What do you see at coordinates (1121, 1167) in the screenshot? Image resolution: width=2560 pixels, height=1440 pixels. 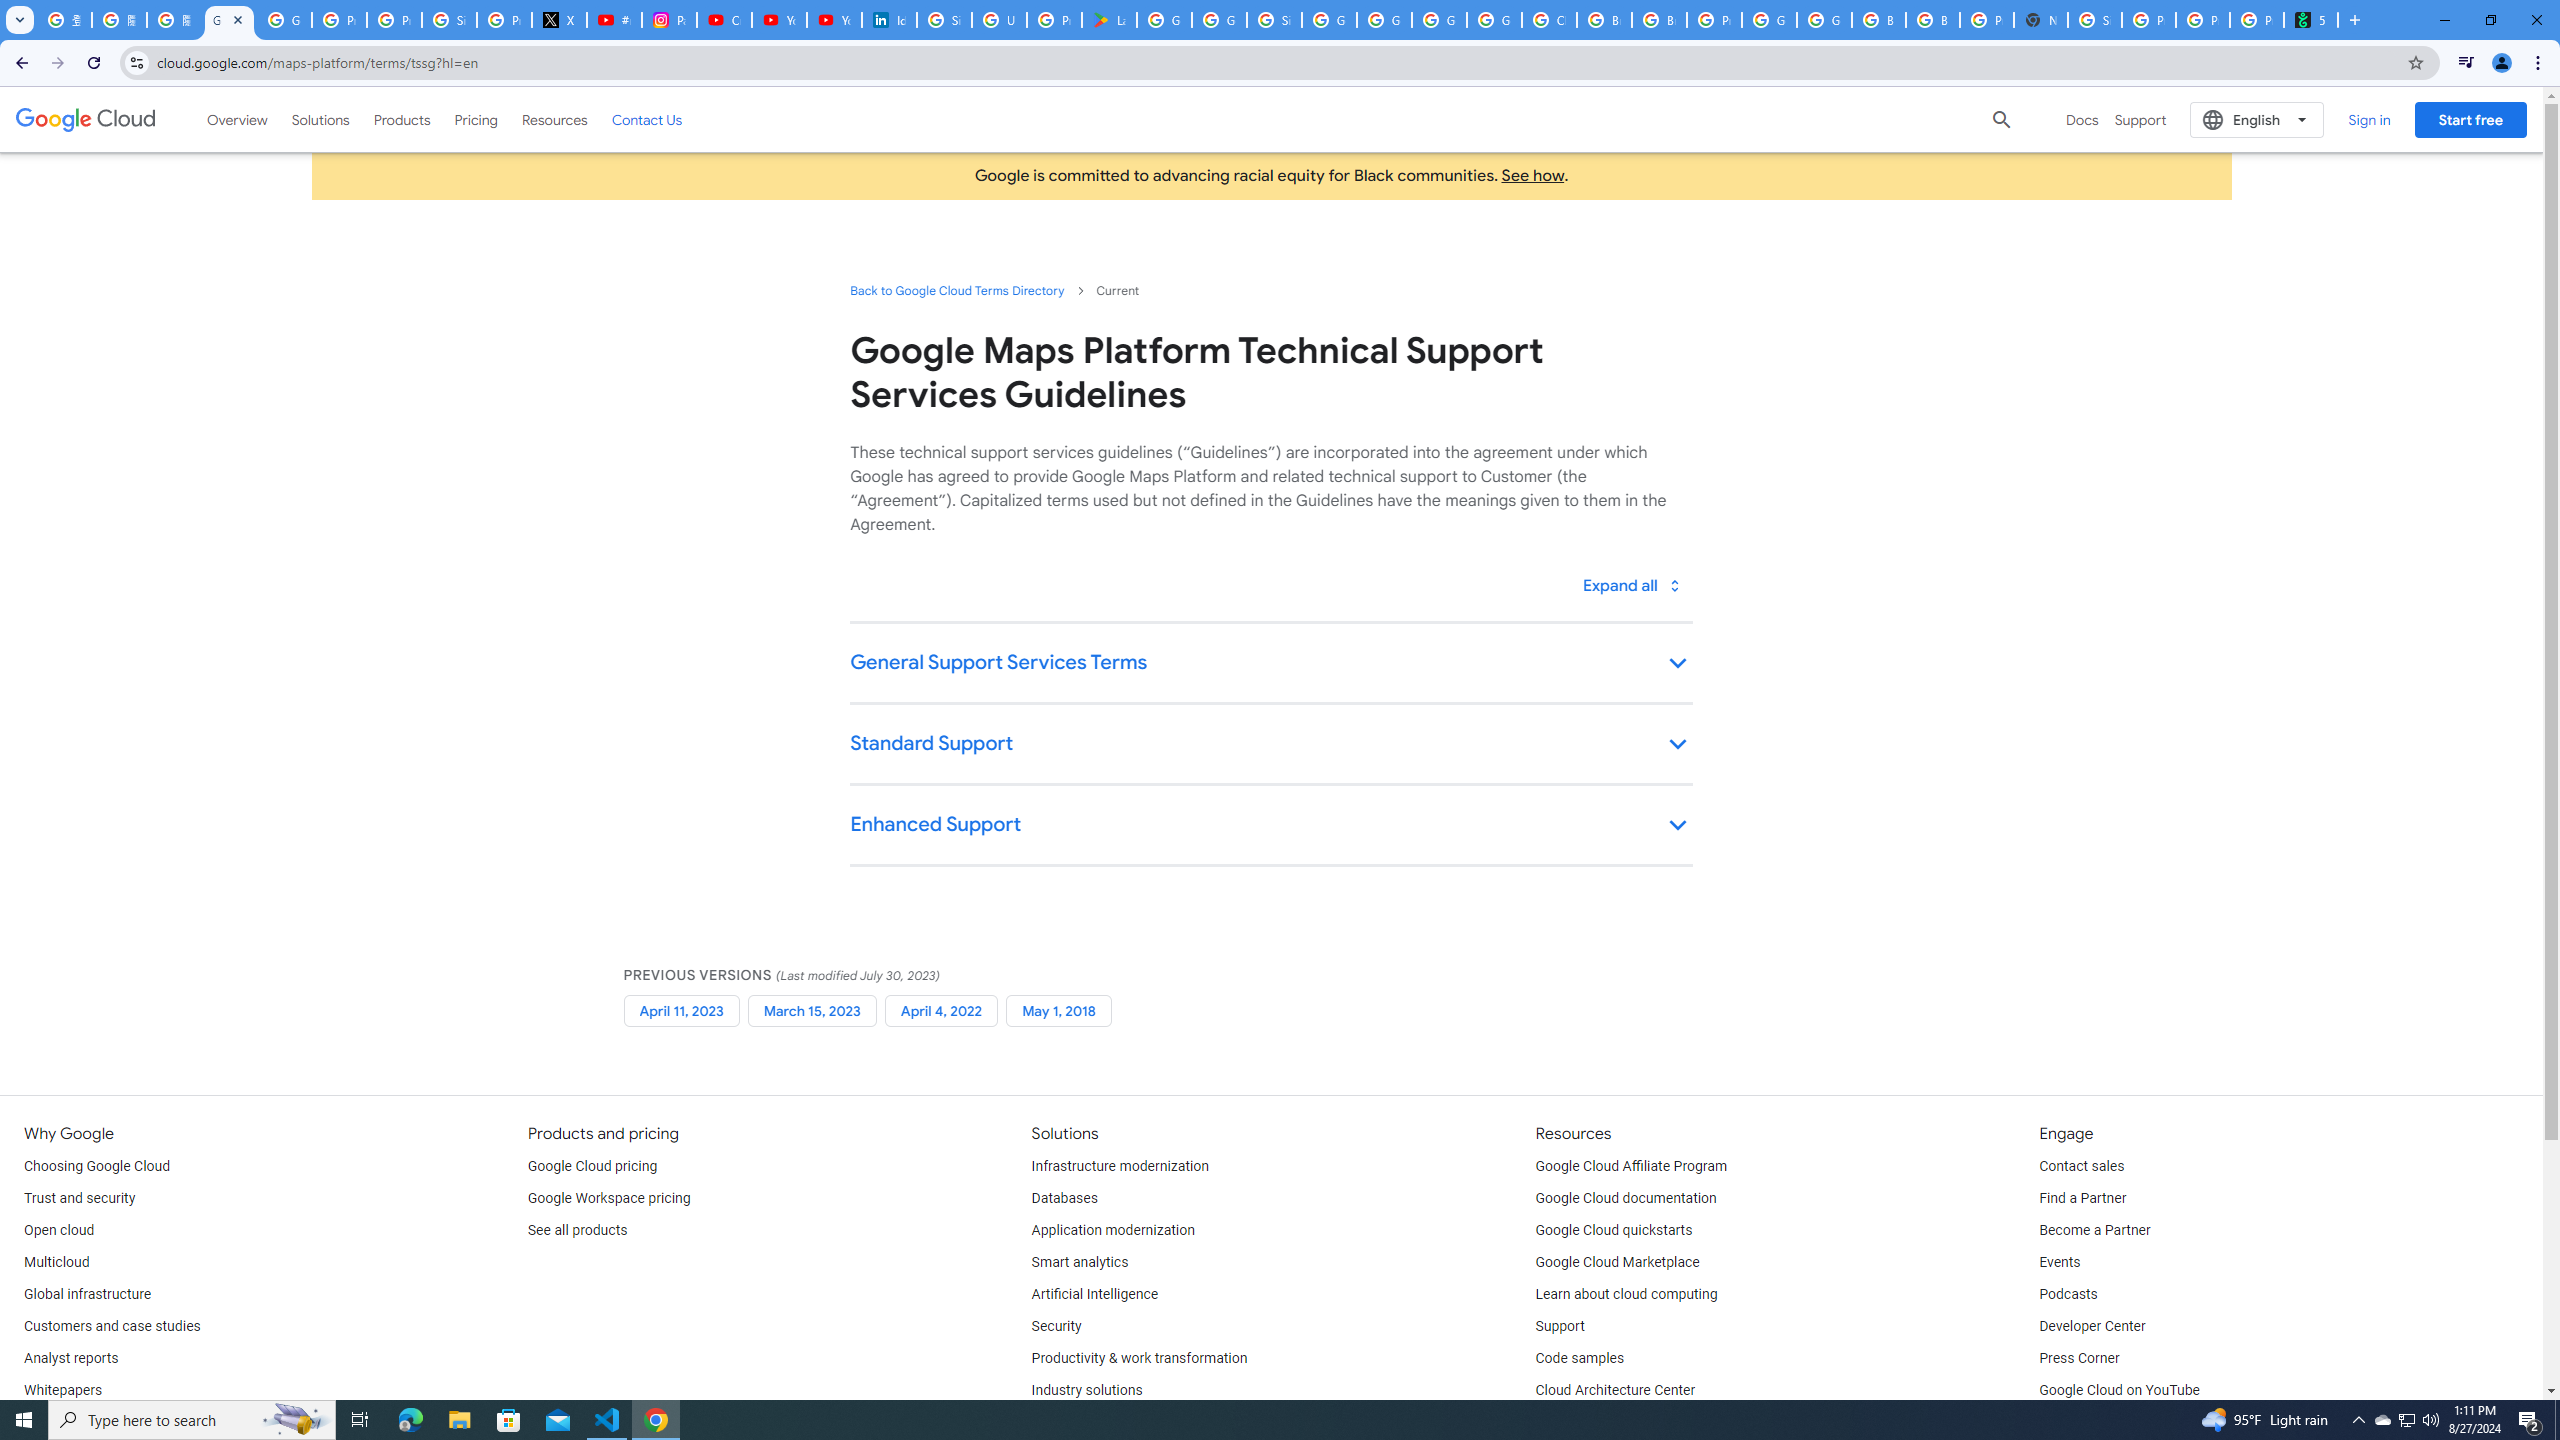 I see `'Infrastructure modernization'` at bounding box center [1121, 1167].